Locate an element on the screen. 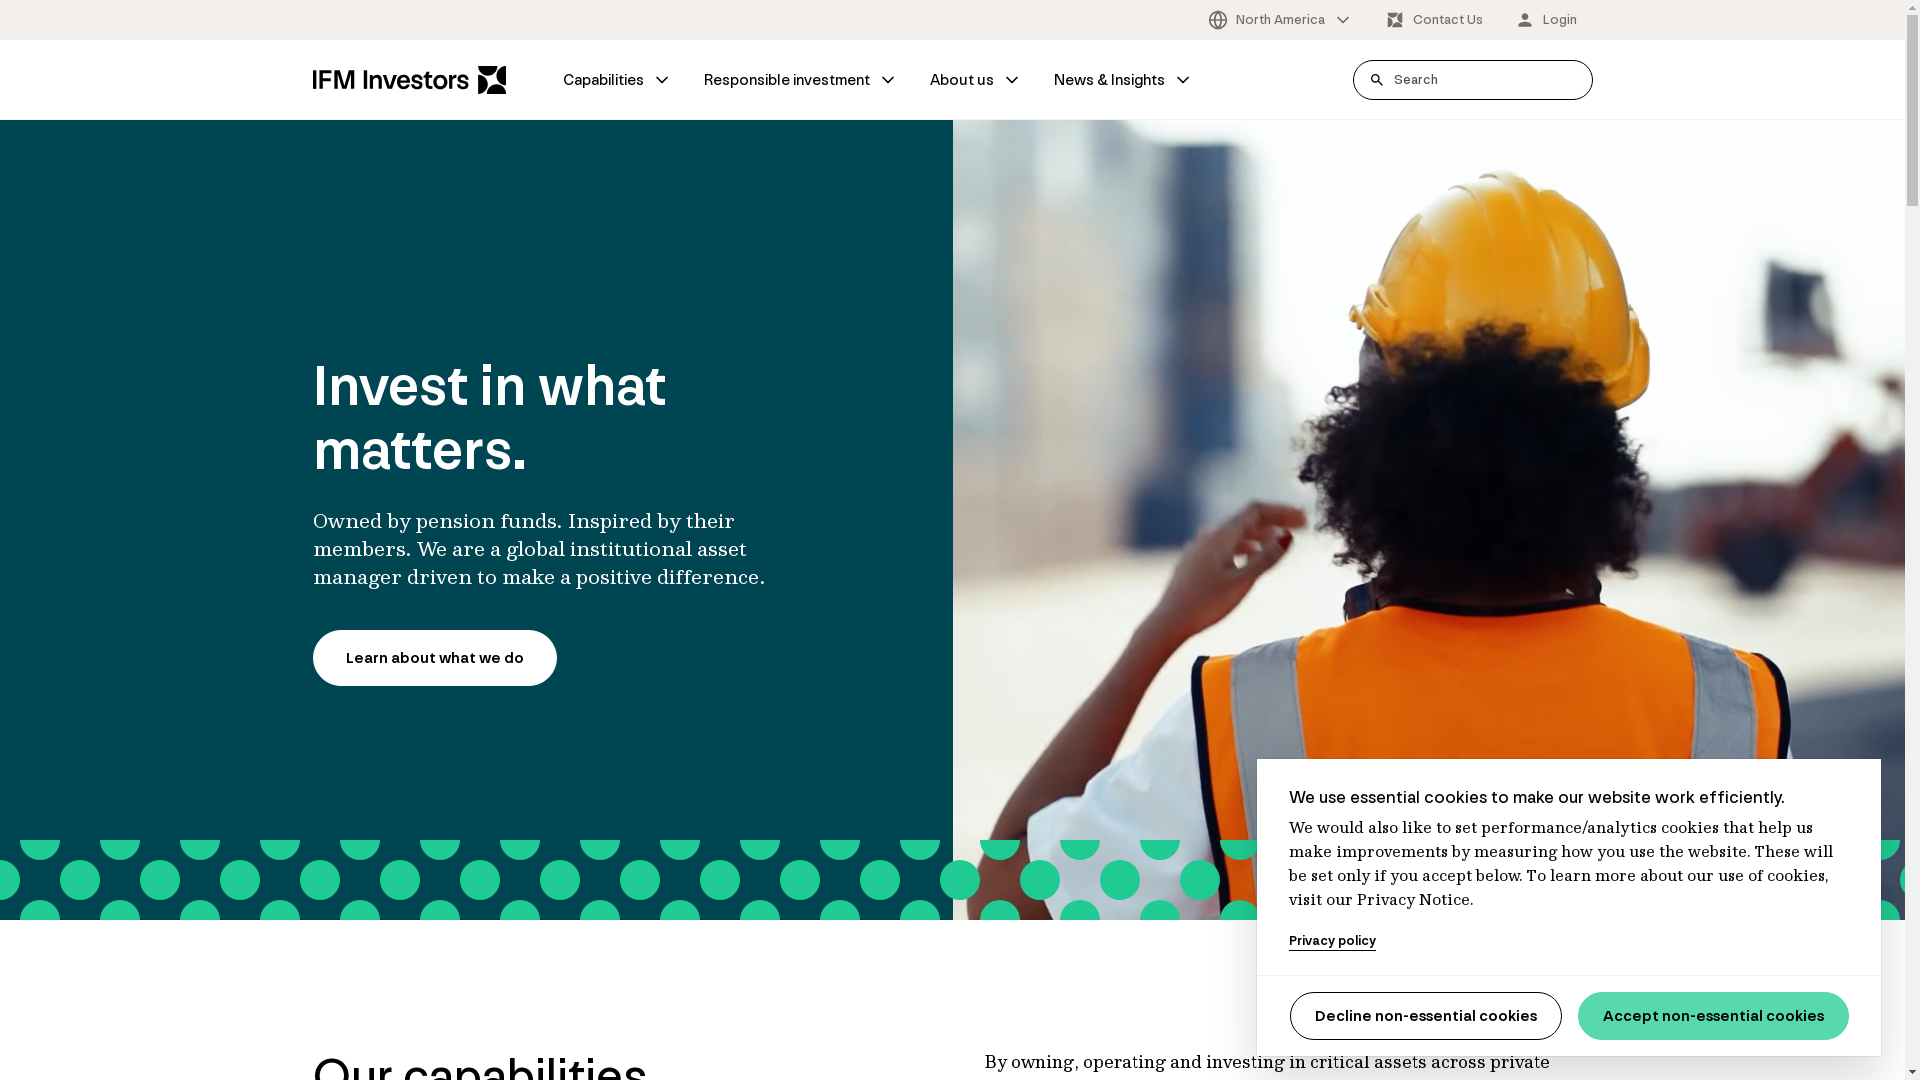 This screenshot has width=1920, height=1080. 'About us' is located at coordinates (975, 79).